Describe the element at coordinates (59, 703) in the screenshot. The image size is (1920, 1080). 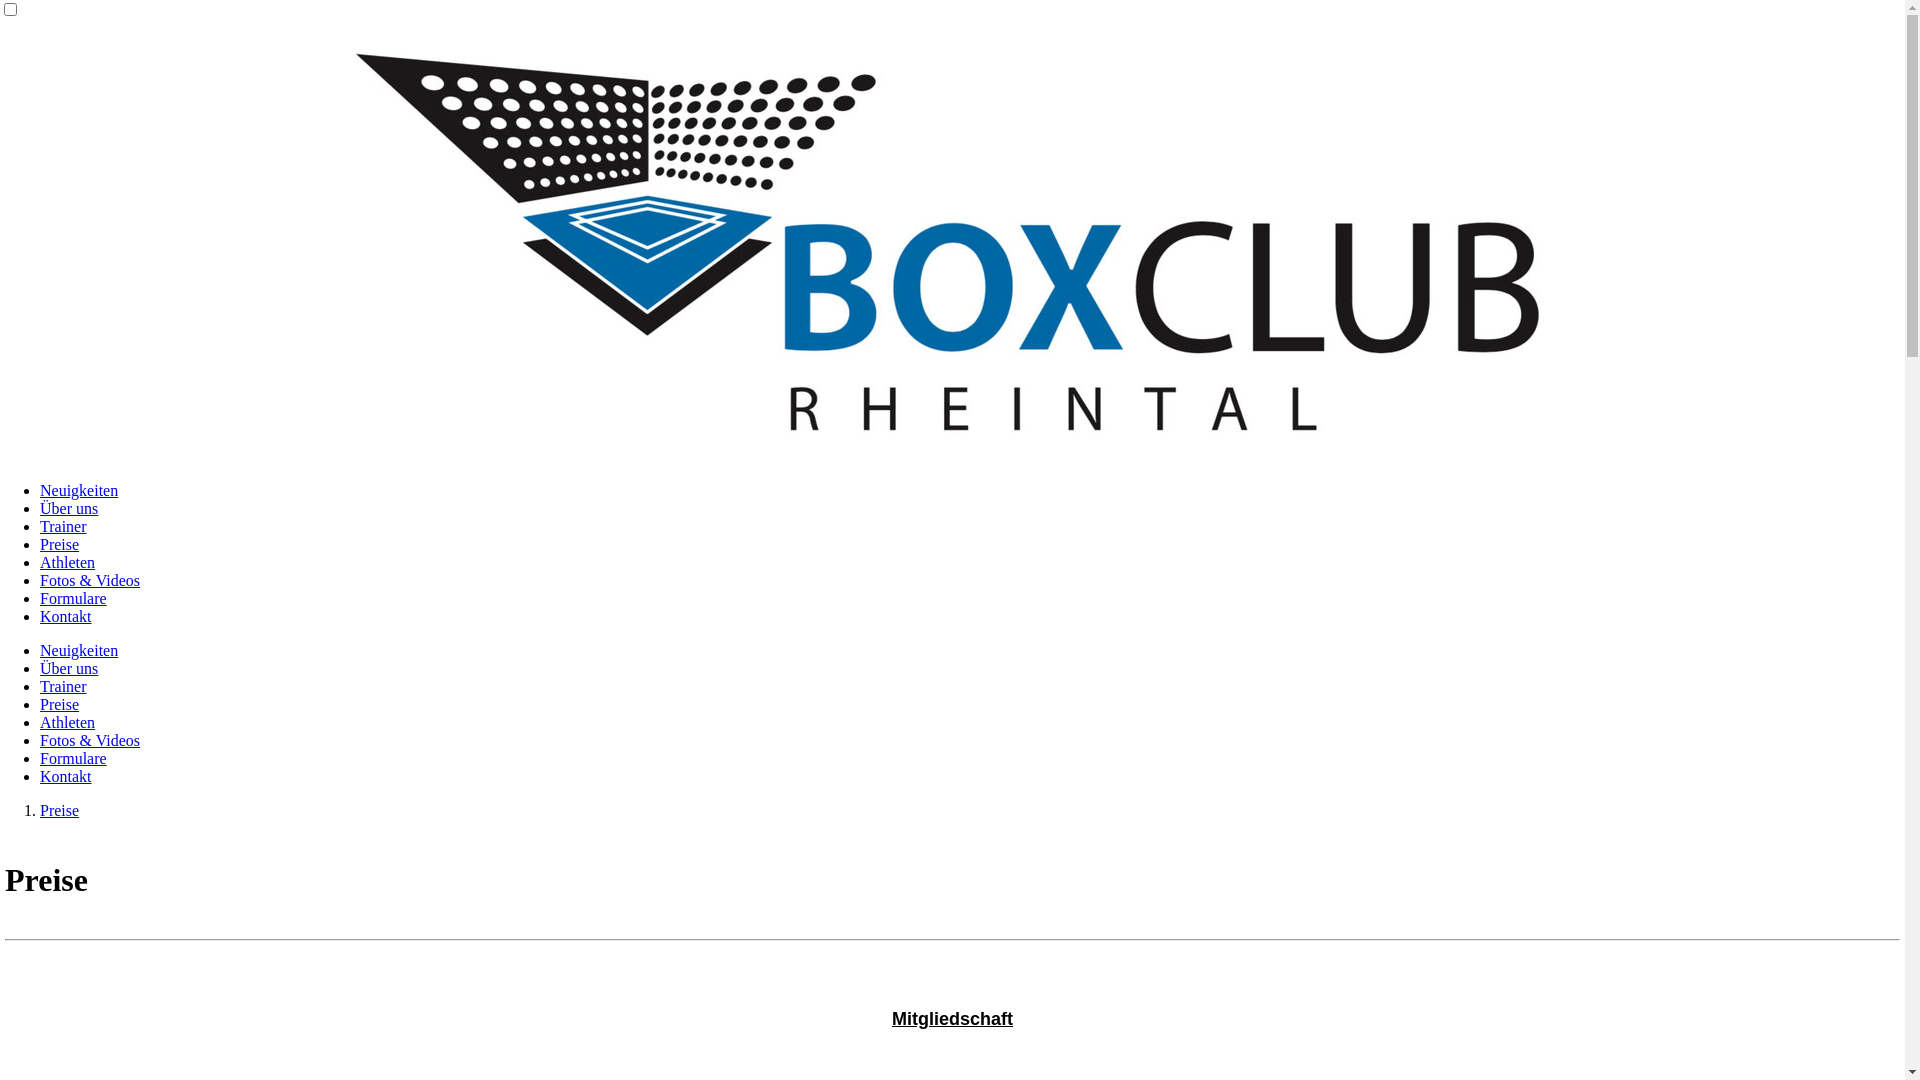
I see `'Preise'` at that location.